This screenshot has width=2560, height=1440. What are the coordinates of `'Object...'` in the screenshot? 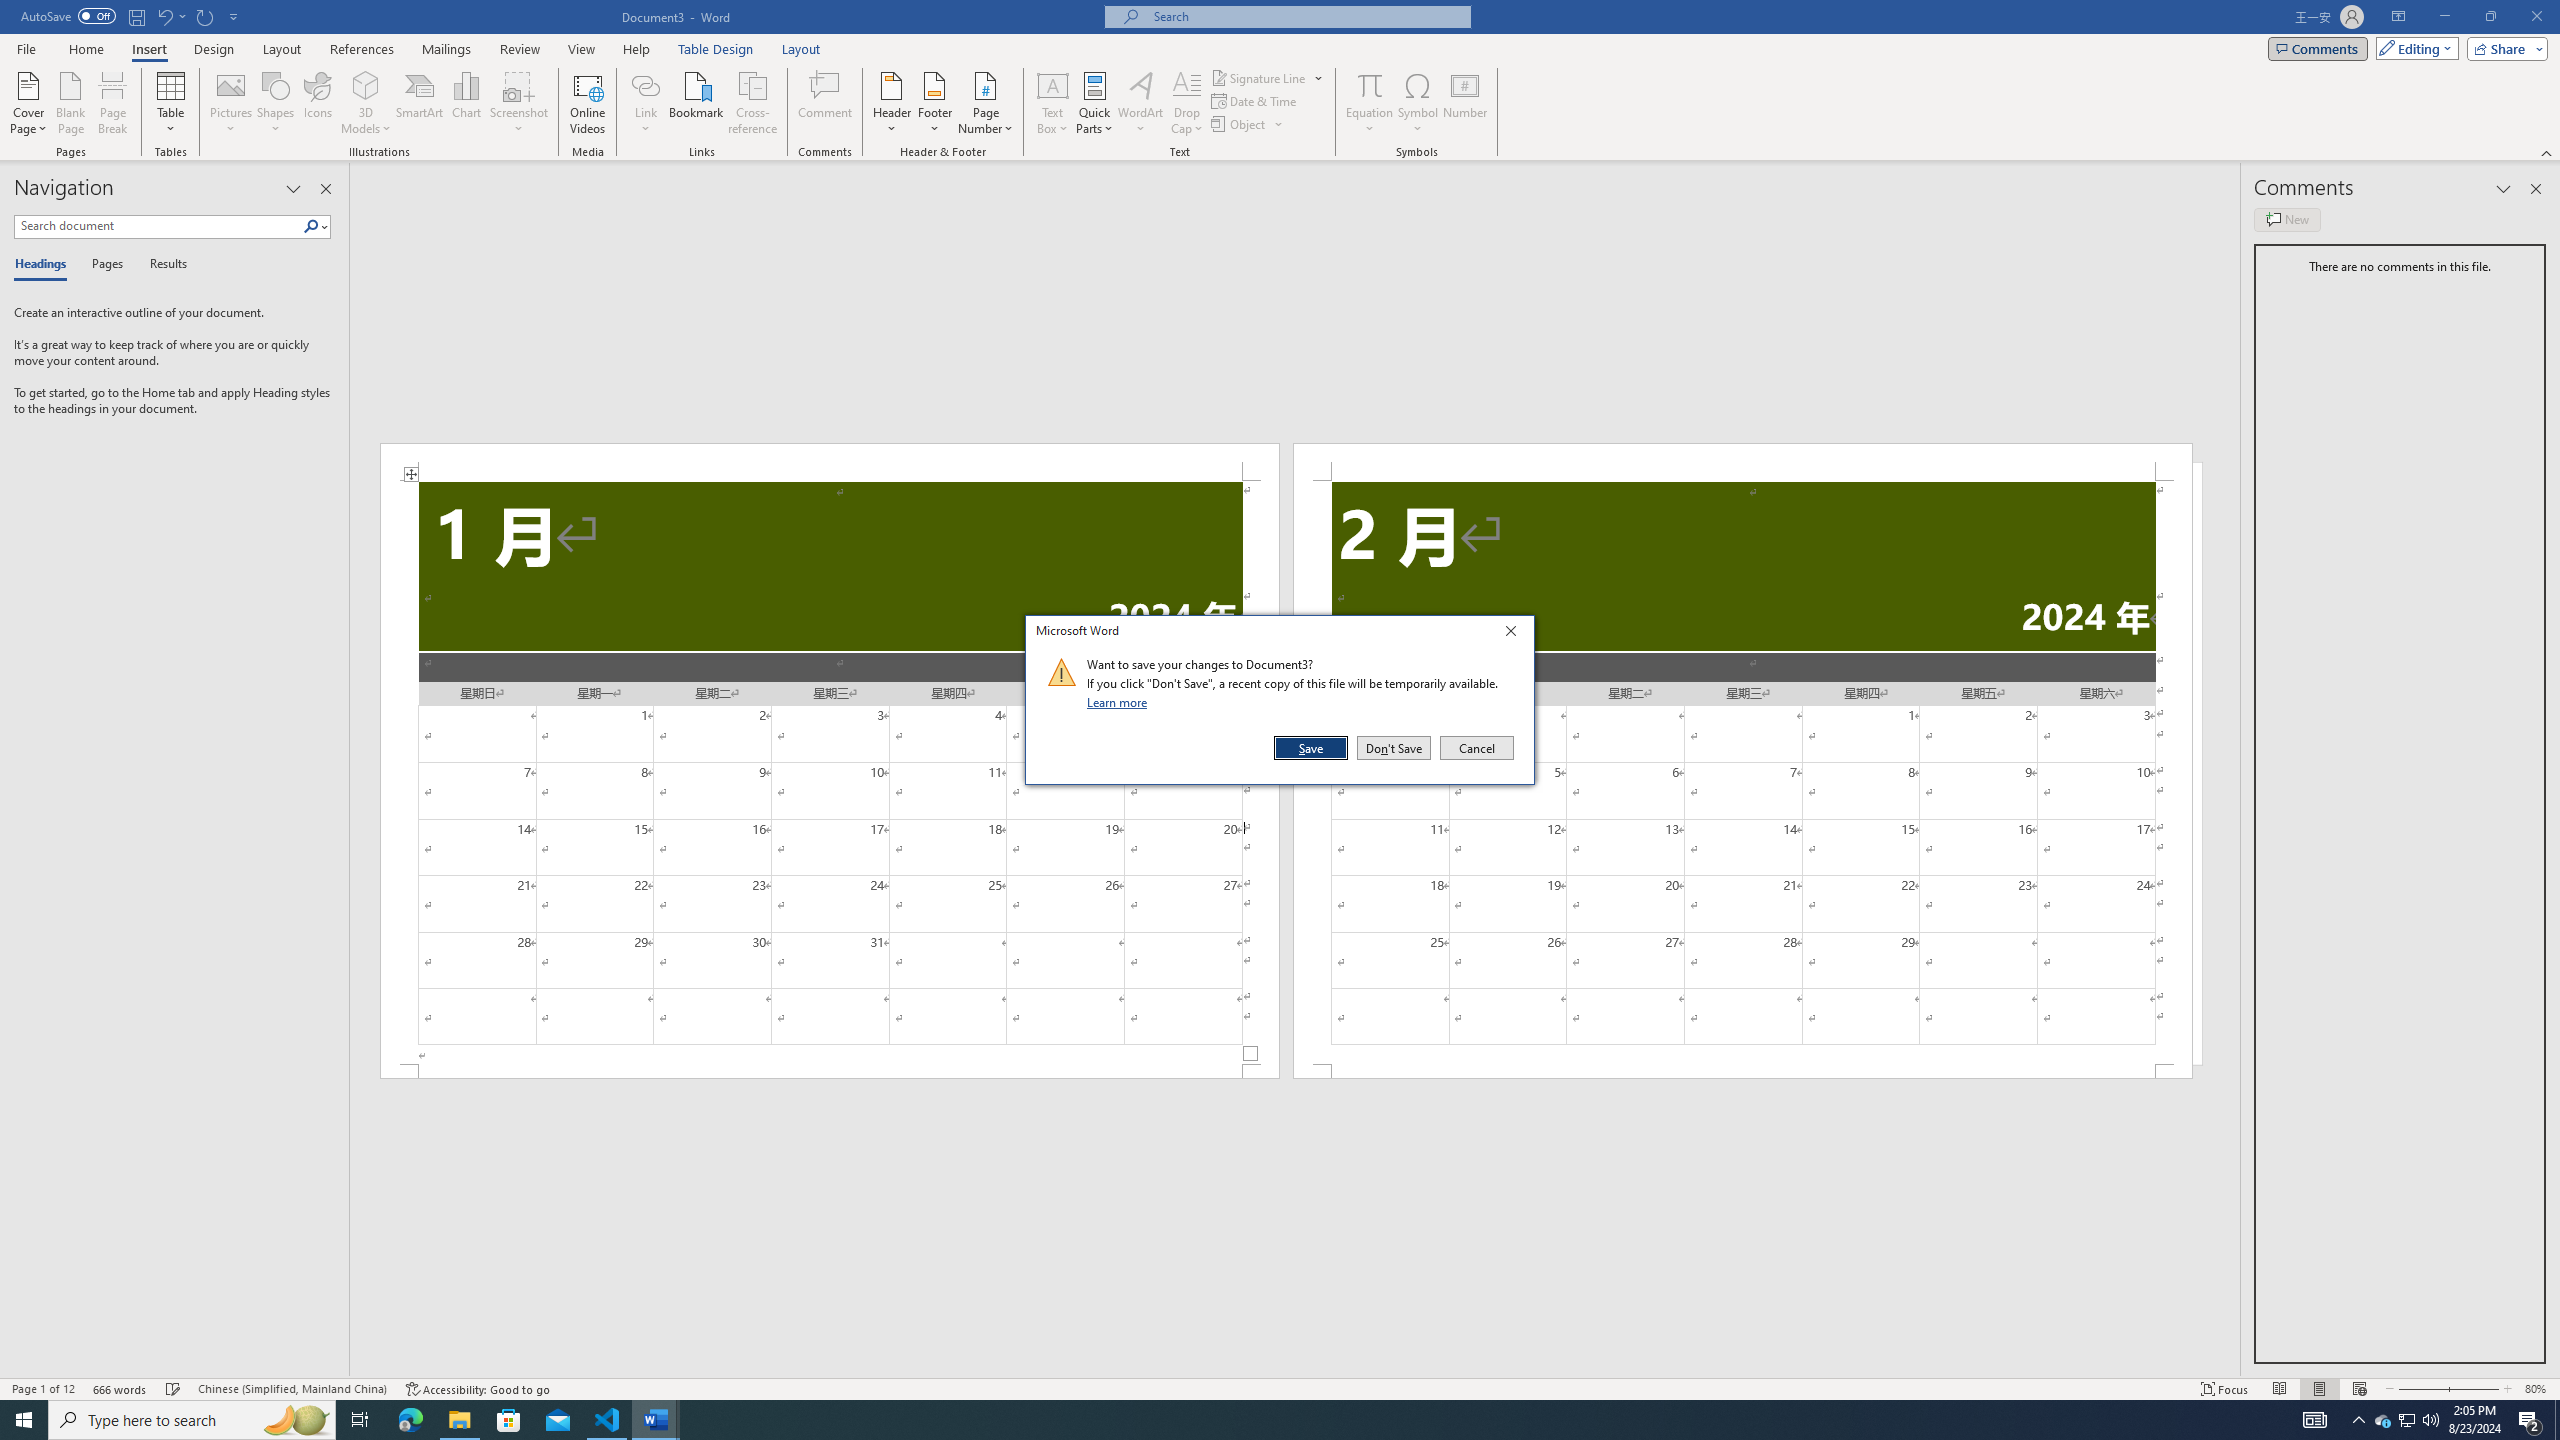 It's located at (1247, 122).